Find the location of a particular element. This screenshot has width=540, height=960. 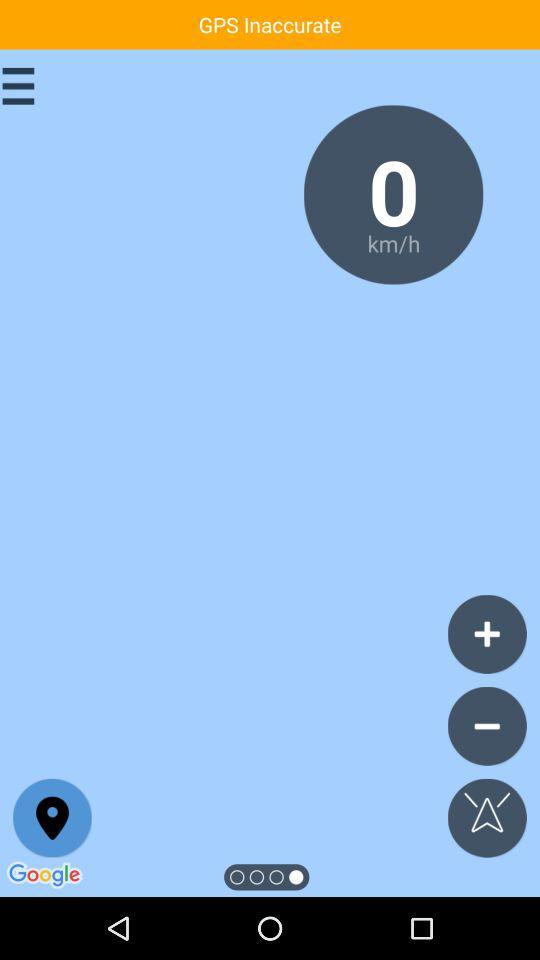

the location icon is located at coordinates (52, 818).